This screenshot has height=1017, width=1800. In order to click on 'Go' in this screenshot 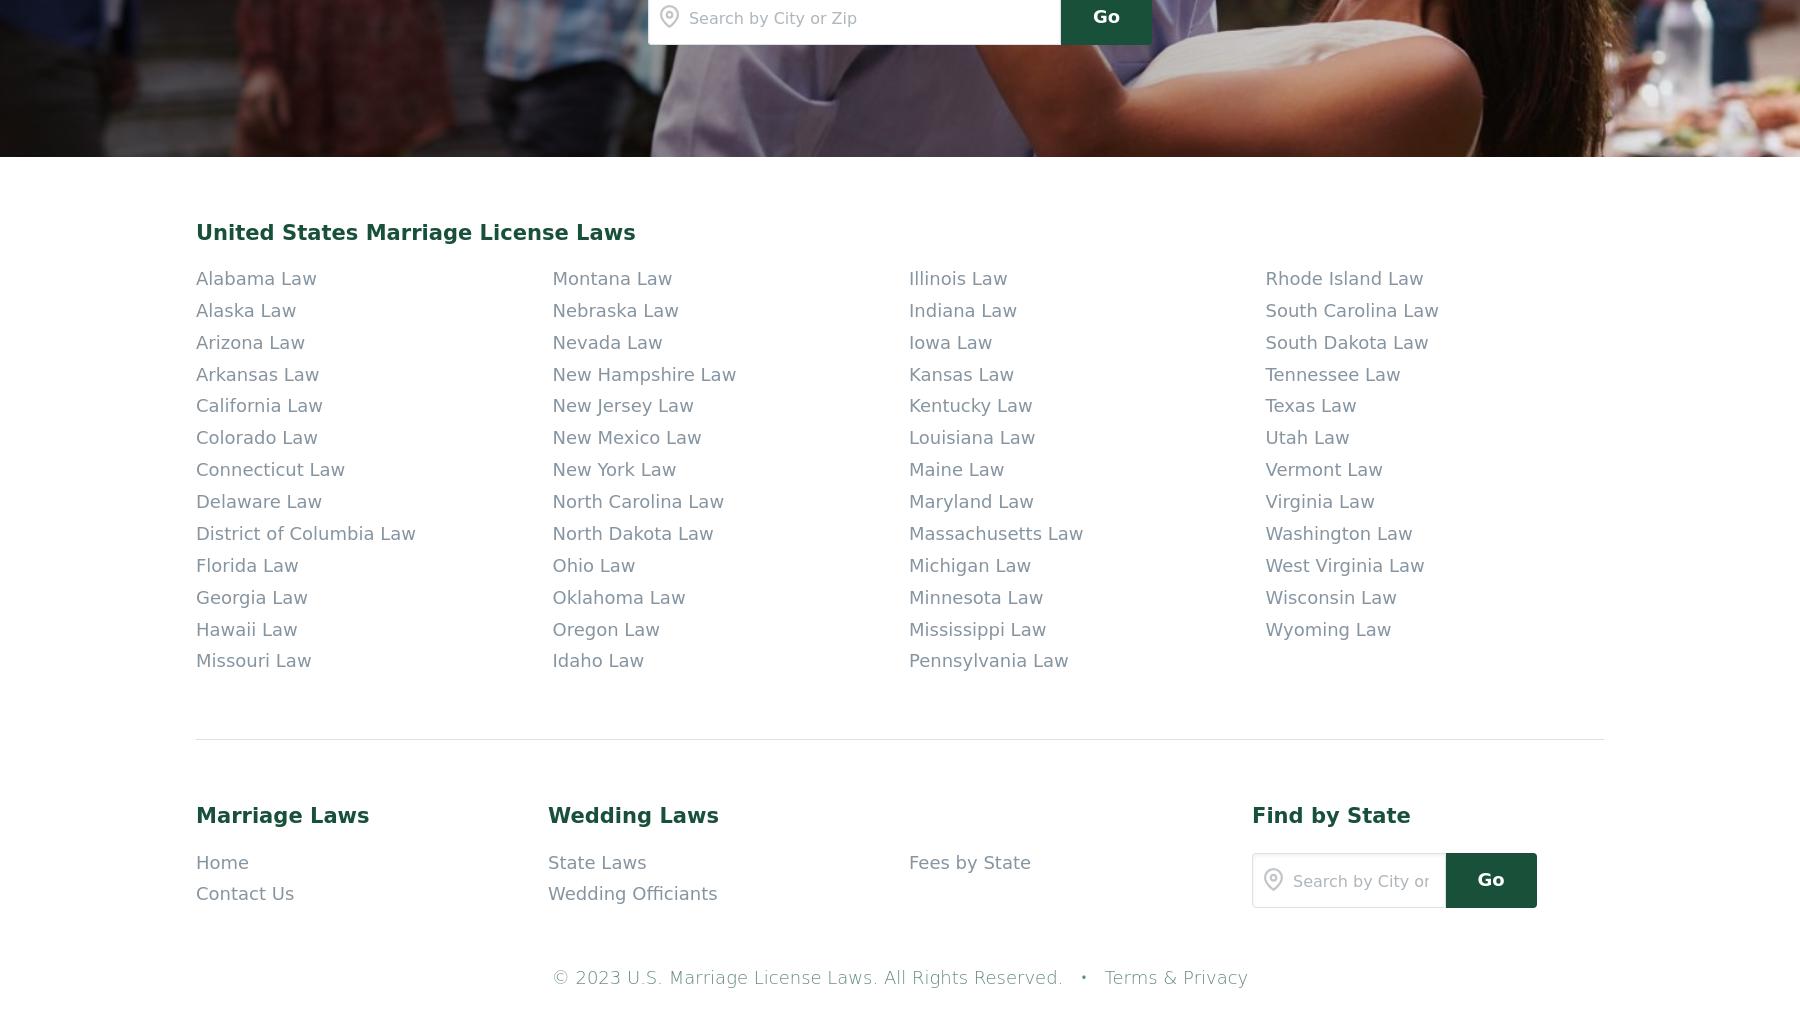, I will do `click(1490, 417)`.